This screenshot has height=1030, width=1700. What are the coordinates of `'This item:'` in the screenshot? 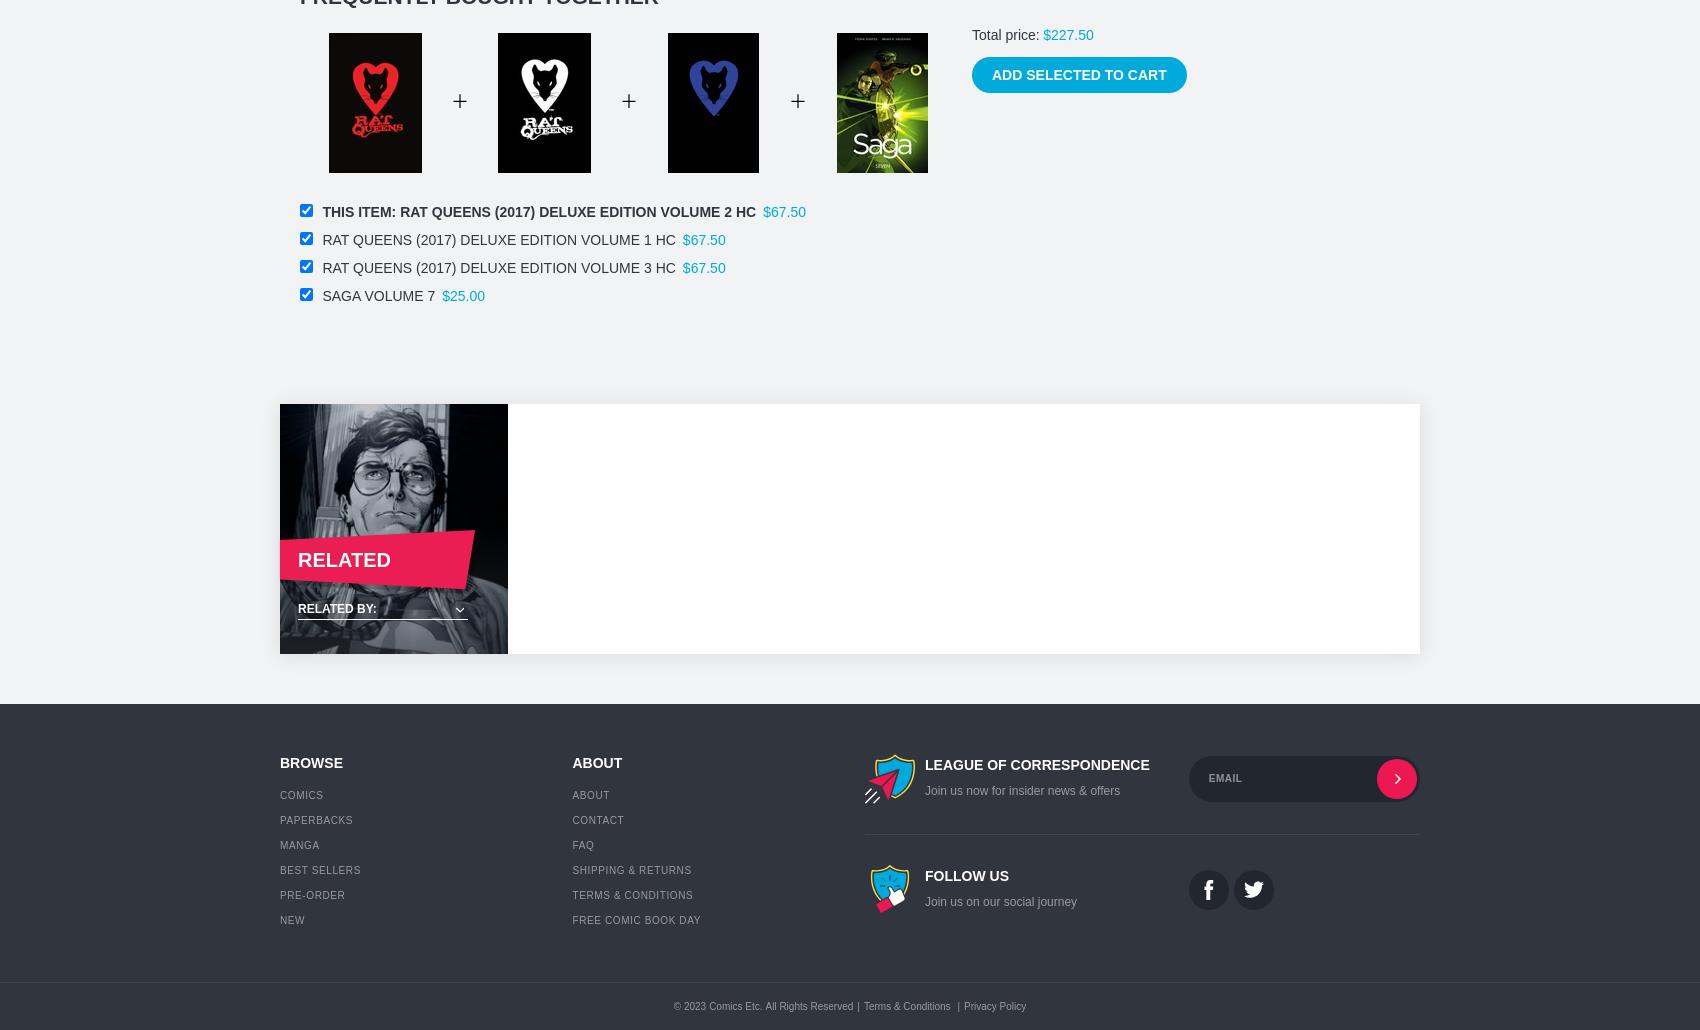 It's located at (320, 211).